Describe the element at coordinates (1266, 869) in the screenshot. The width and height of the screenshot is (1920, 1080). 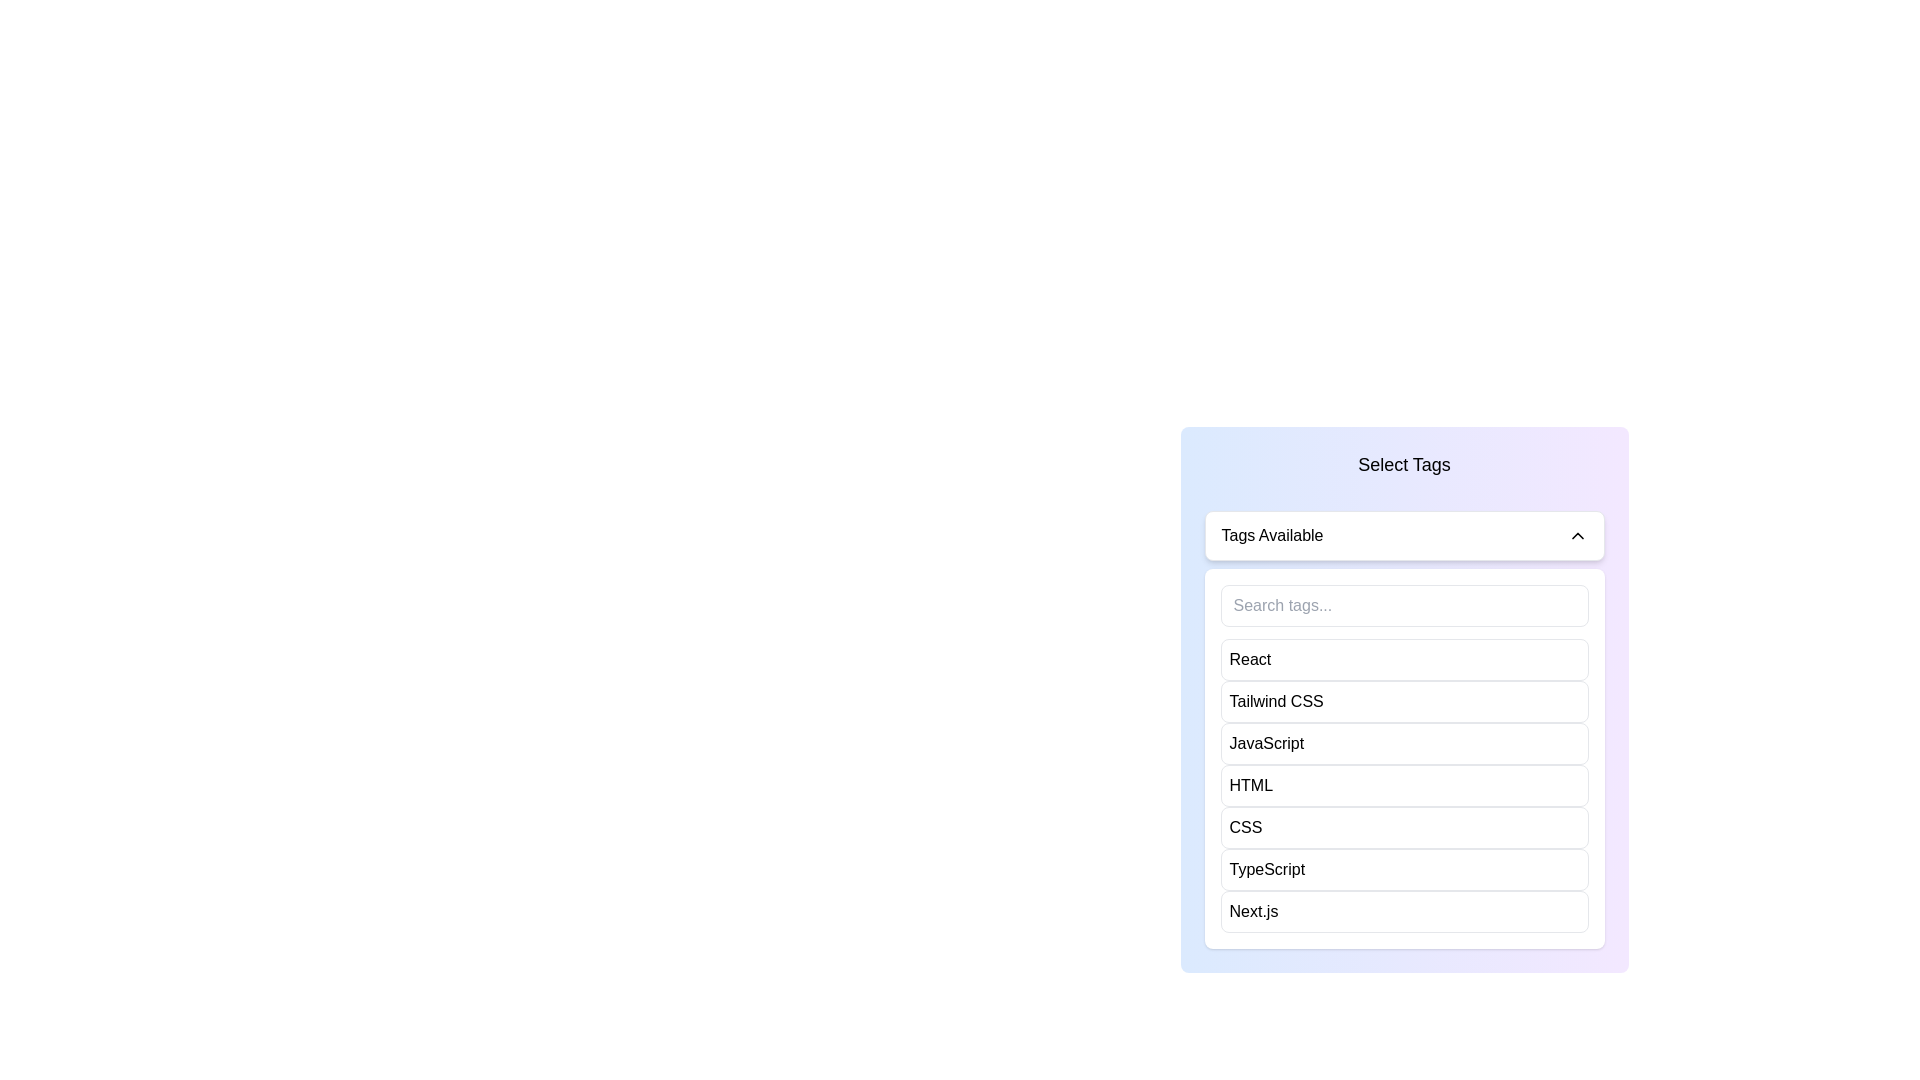
I see `the selectable tag for 'TypeScript' located sixth in the dropdown menu under 'Select Tags'` at that location.